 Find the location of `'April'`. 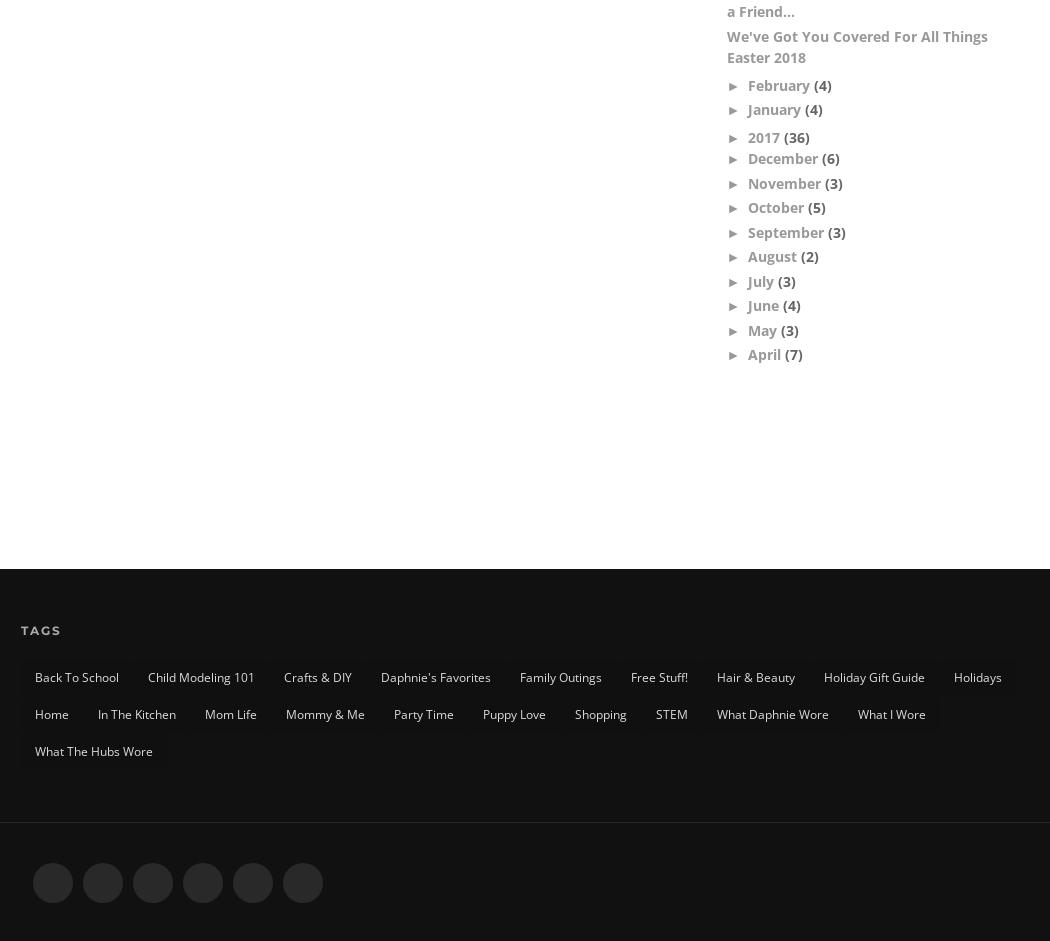

'April' is located at coordinates (766, 354).